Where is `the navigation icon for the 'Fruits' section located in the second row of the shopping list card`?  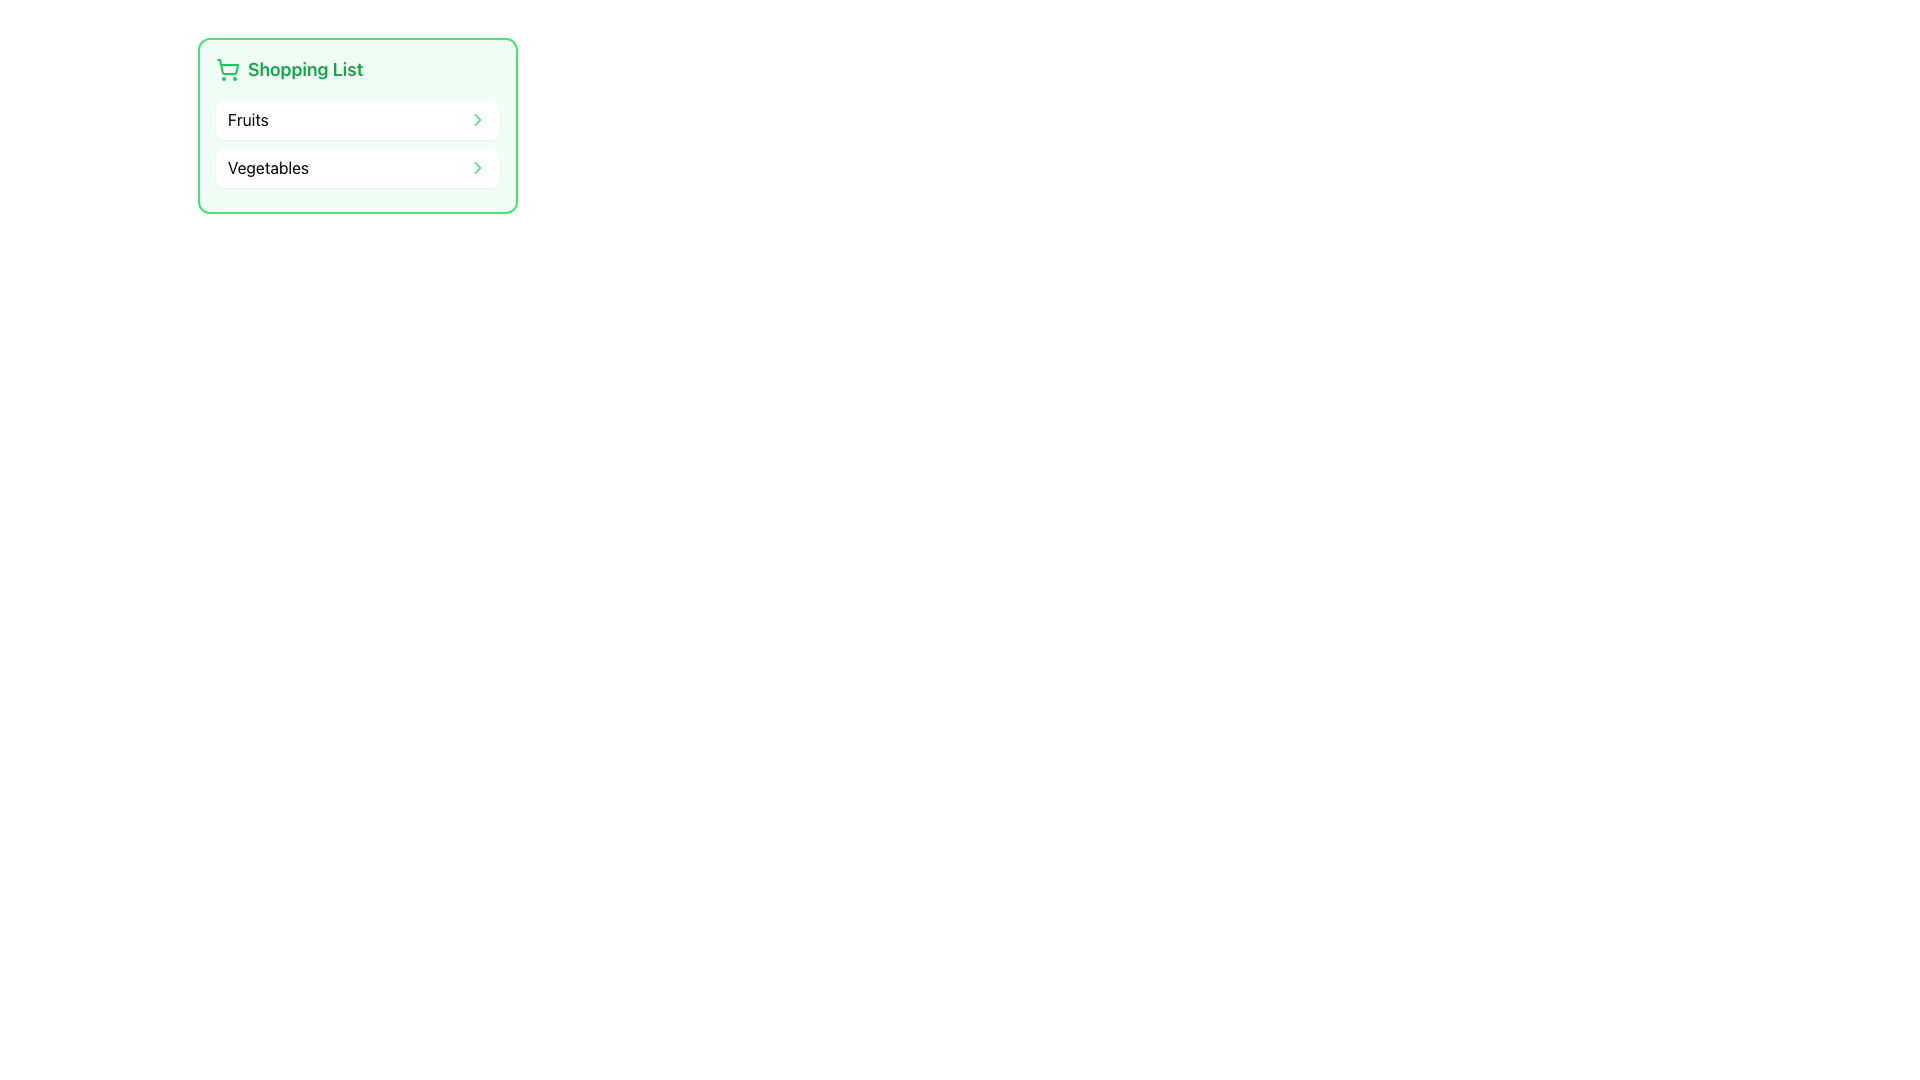
the navigation icon for the 'Fruits' section located in the second row of the shopping list card is located at coordinates (477, 119).